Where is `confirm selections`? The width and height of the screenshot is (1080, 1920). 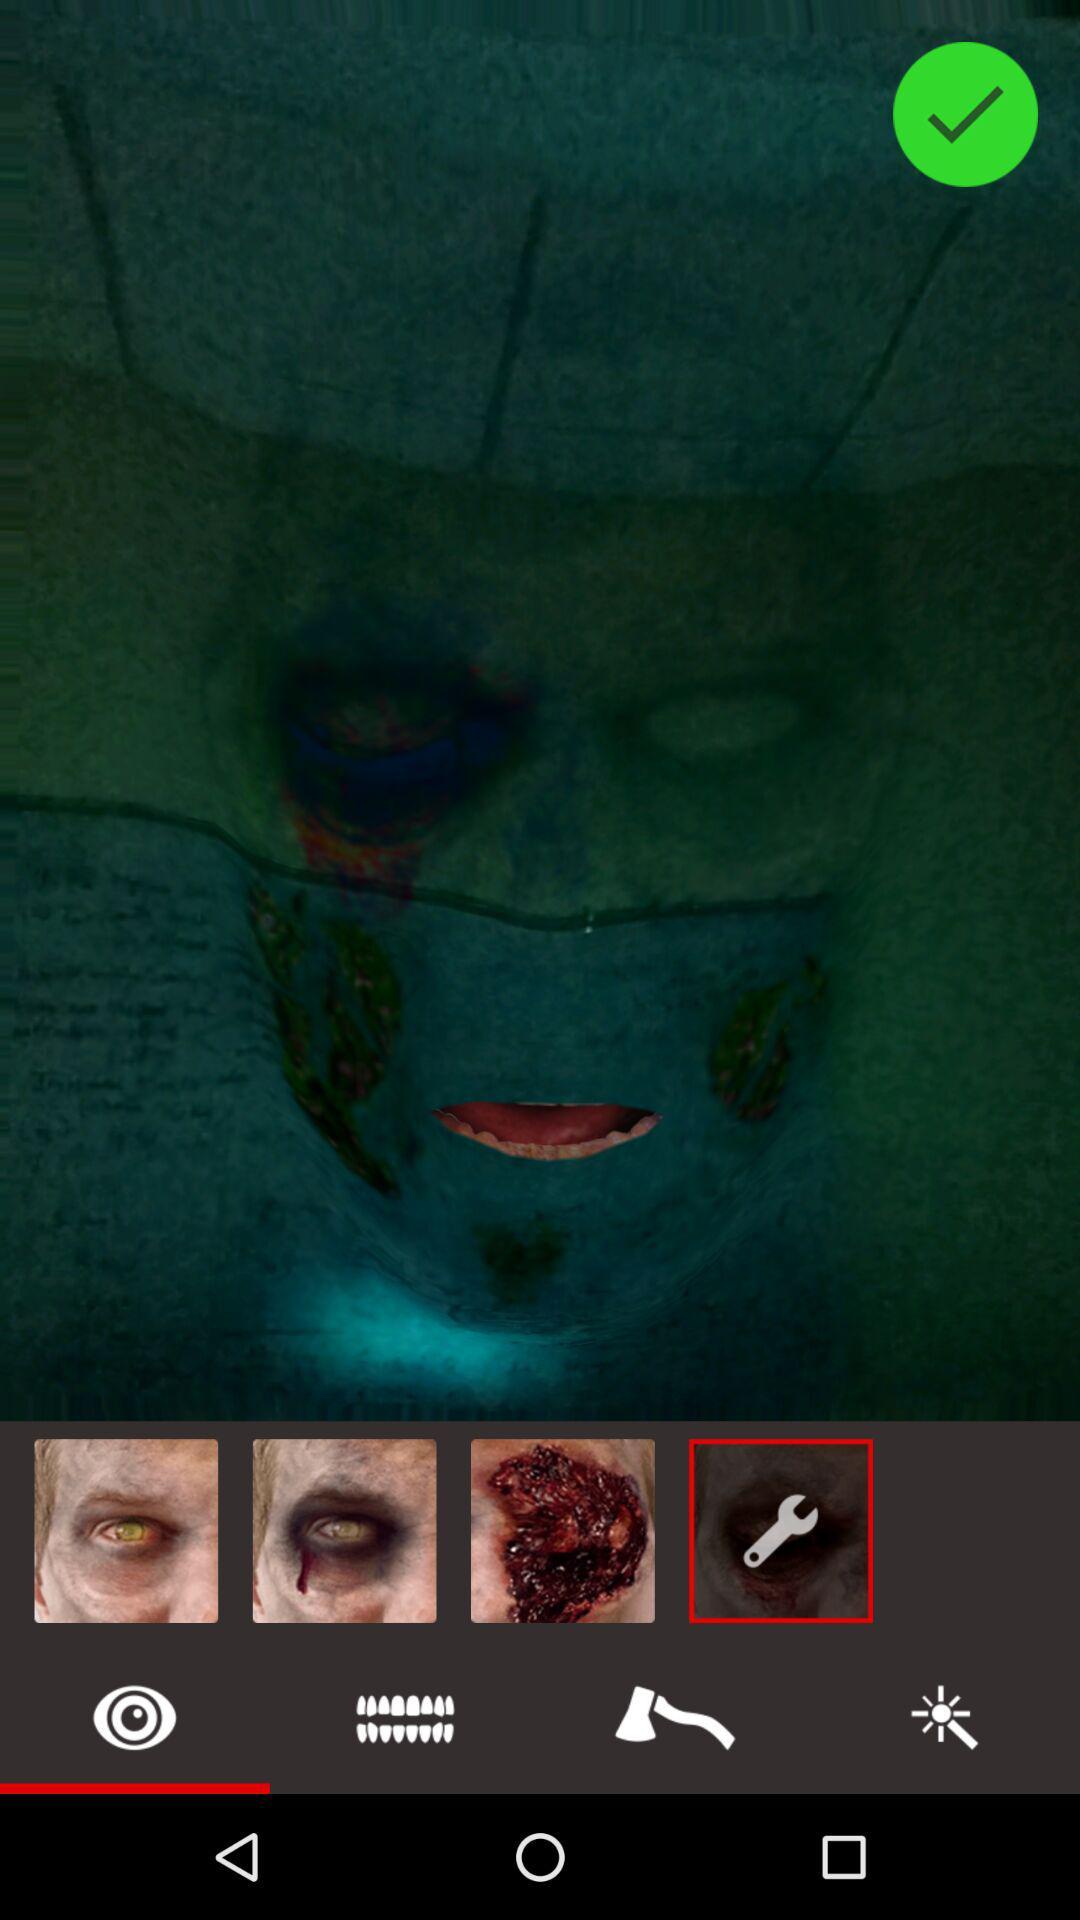
confirm selections is located at coordinates (964, 113).